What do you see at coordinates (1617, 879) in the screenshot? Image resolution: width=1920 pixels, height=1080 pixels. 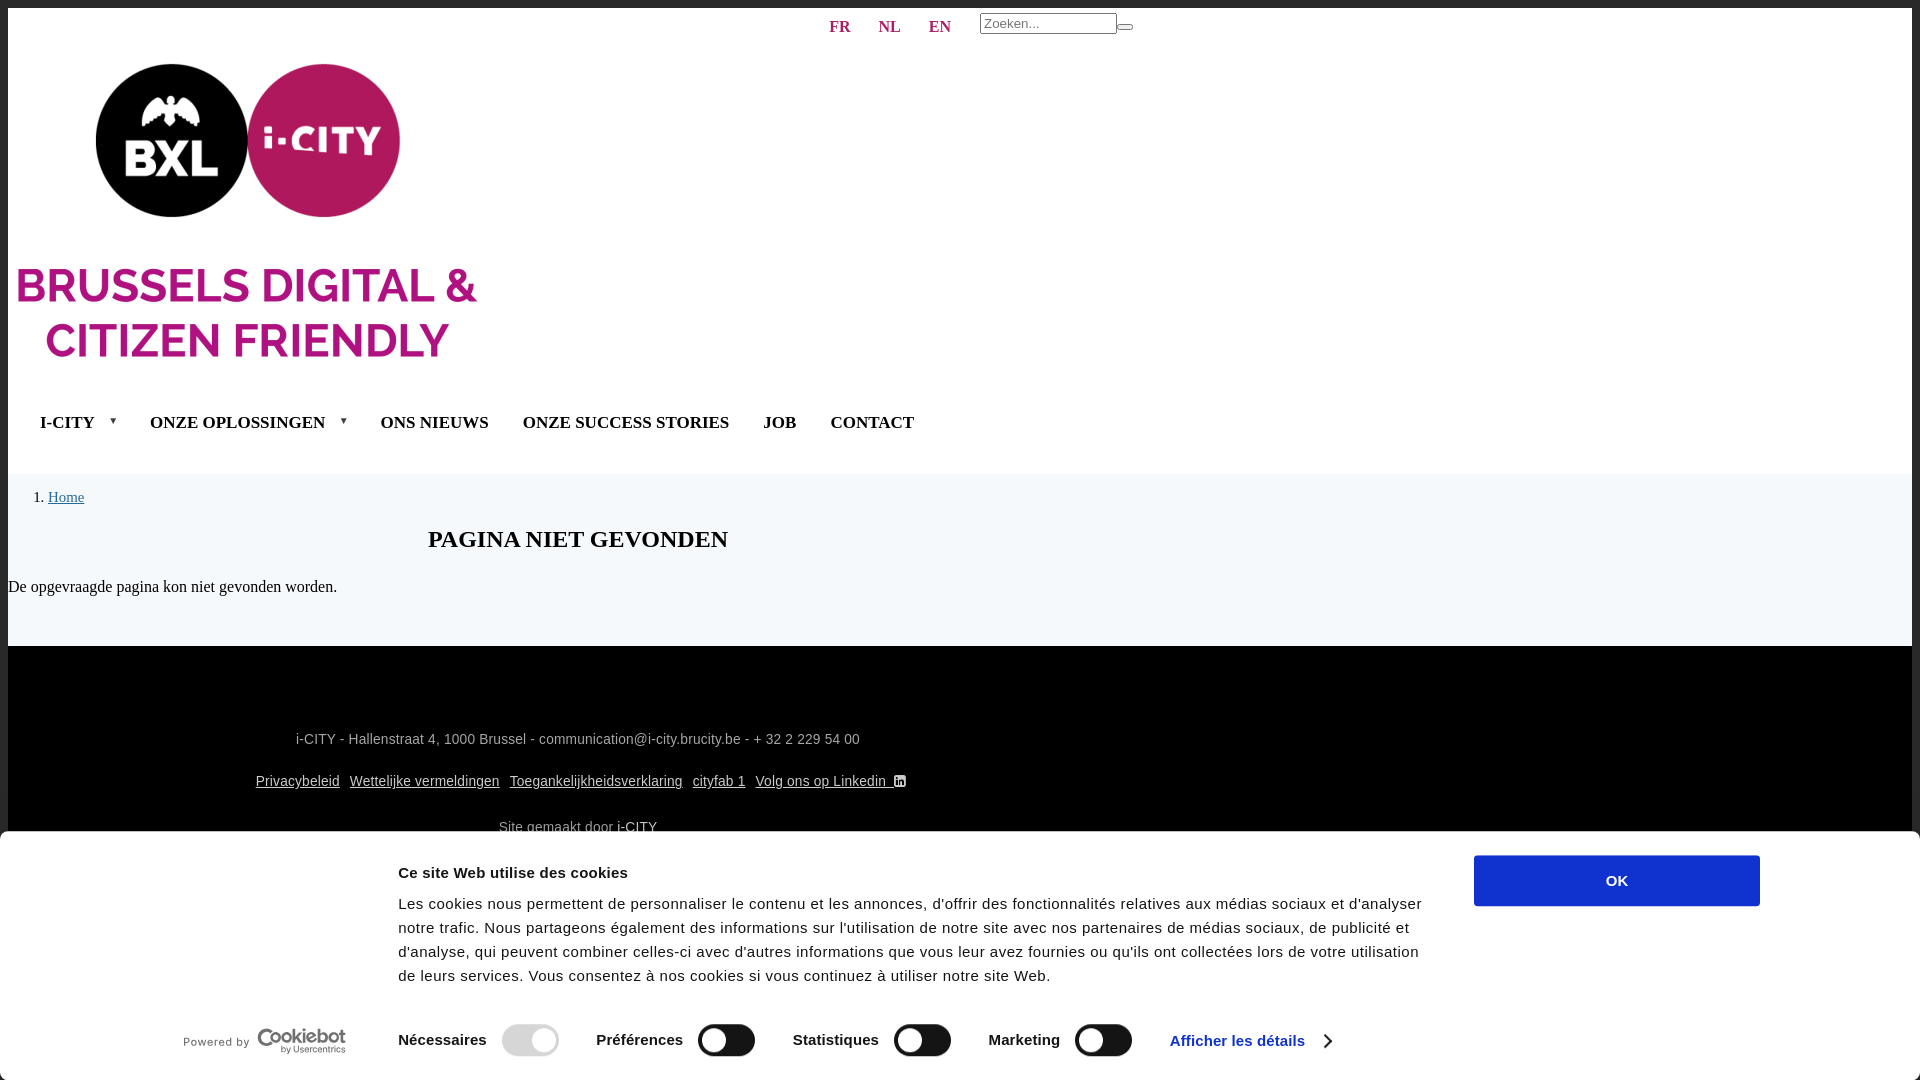 I see `'OK'` at bounding box center [1617, 879].